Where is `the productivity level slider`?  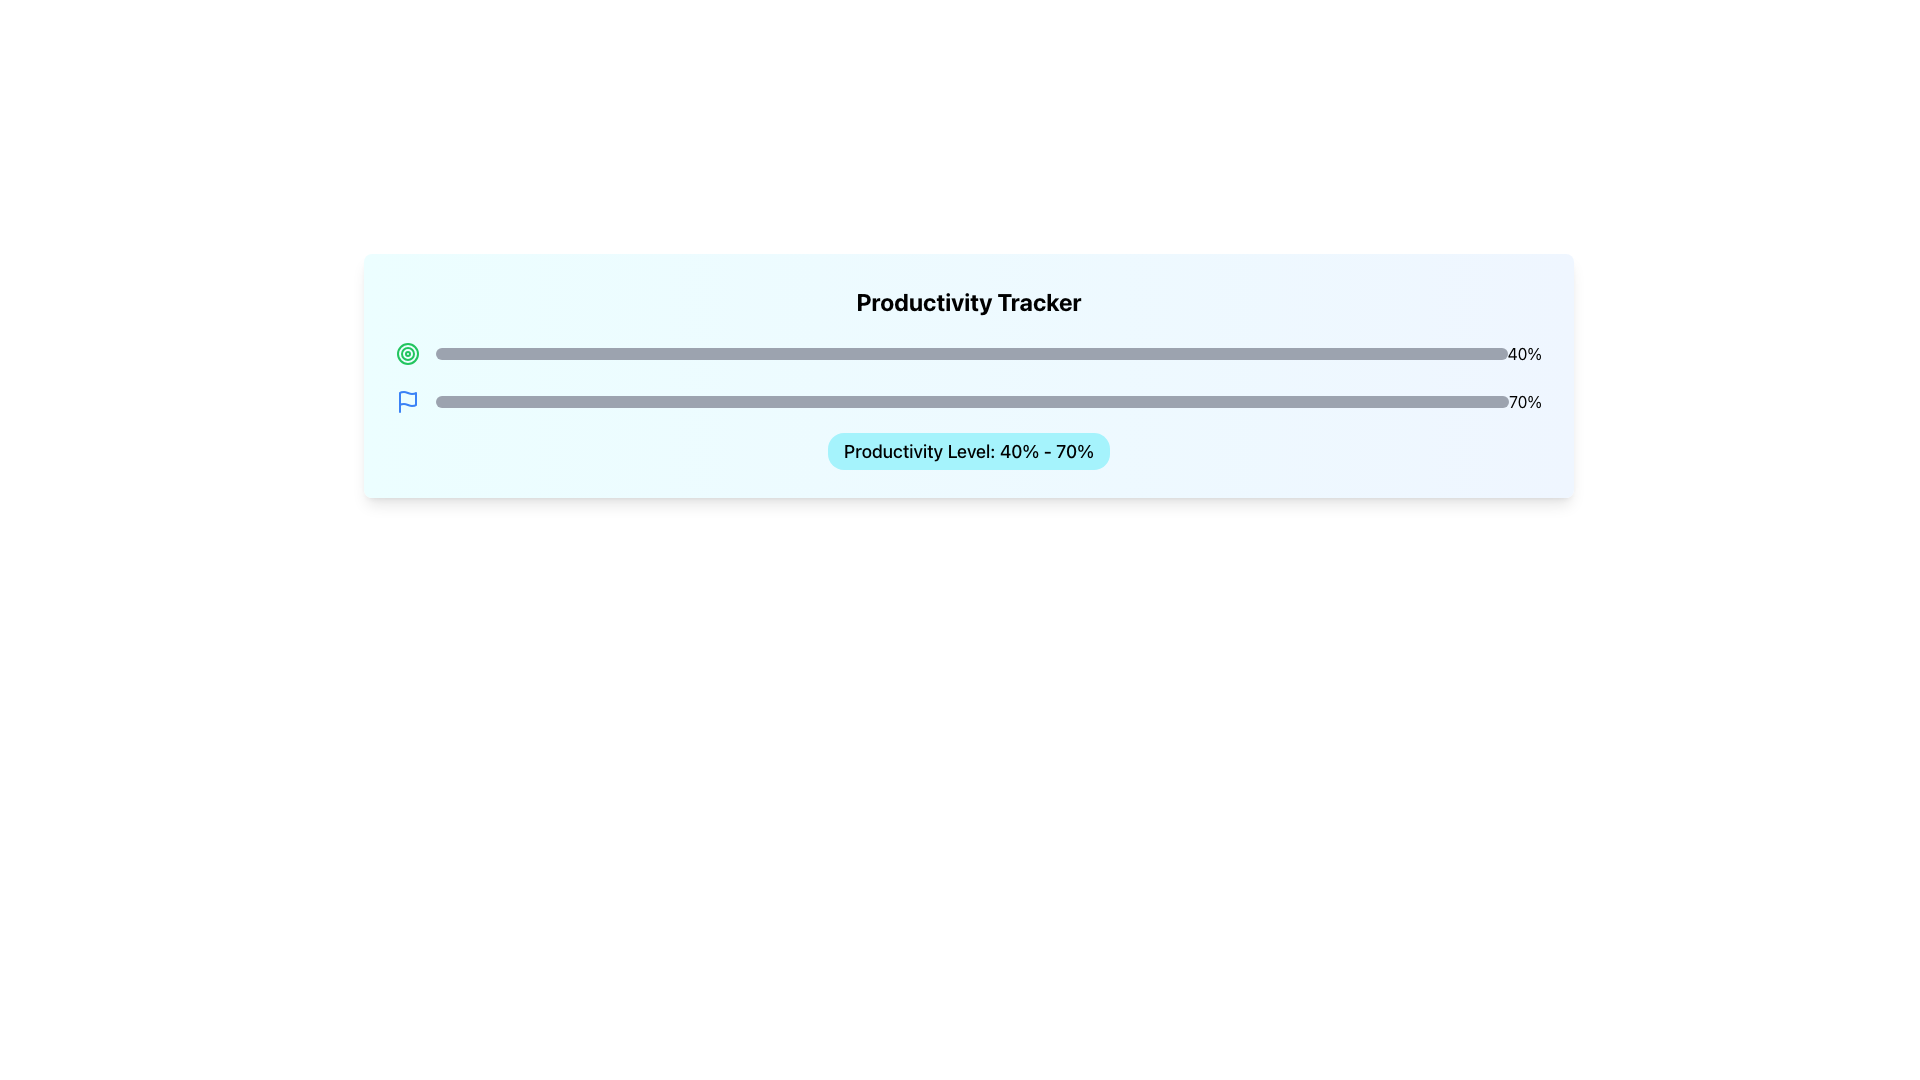
the productivity level slider is located at coordinates (906, 353).